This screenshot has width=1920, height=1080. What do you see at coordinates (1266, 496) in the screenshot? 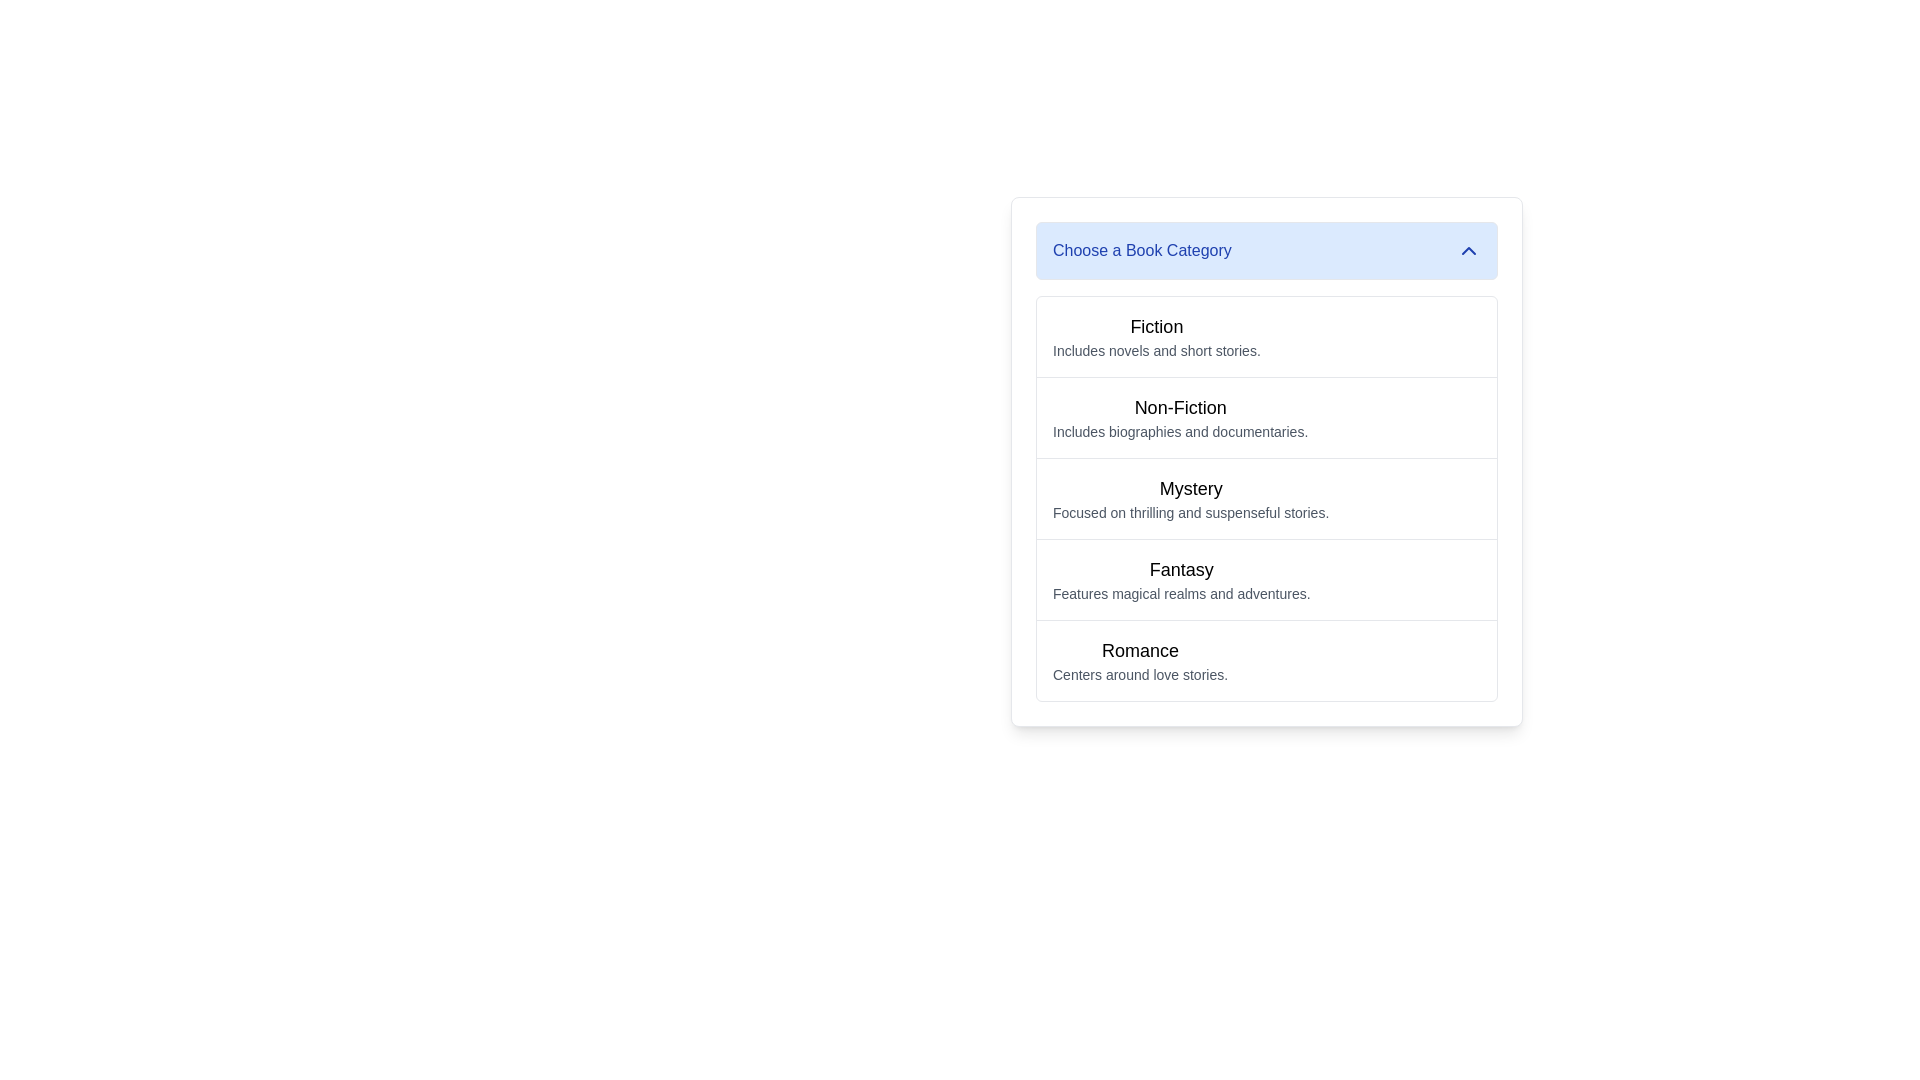
I see `the third category selection item for 'Mystery' in the book categories list` at bounding box center [1266, 496].